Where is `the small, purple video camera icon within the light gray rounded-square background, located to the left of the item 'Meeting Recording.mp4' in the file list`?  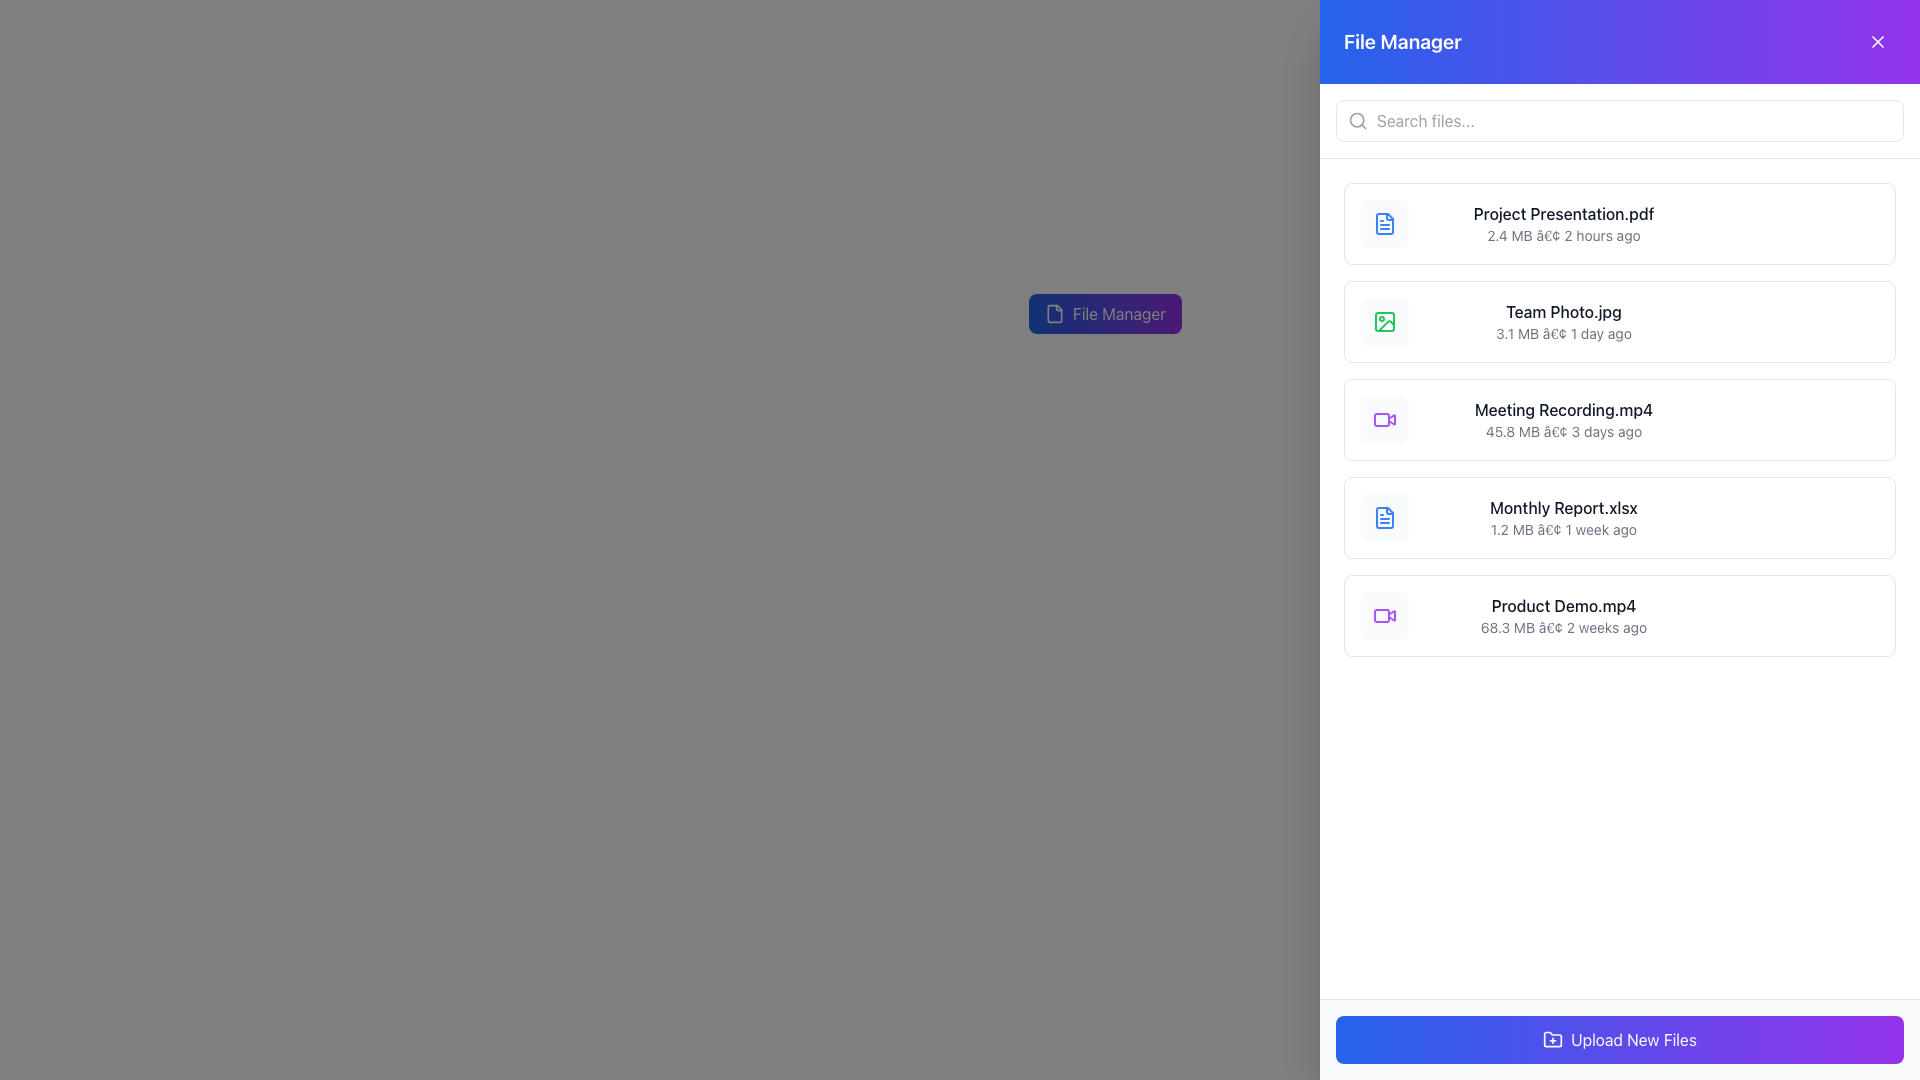
the small, purple video camera icon within the light gray rounded-square background, located to the left of the item 'Meeting Recording.mp4' in the file list is located at coordinates (1384, 419).